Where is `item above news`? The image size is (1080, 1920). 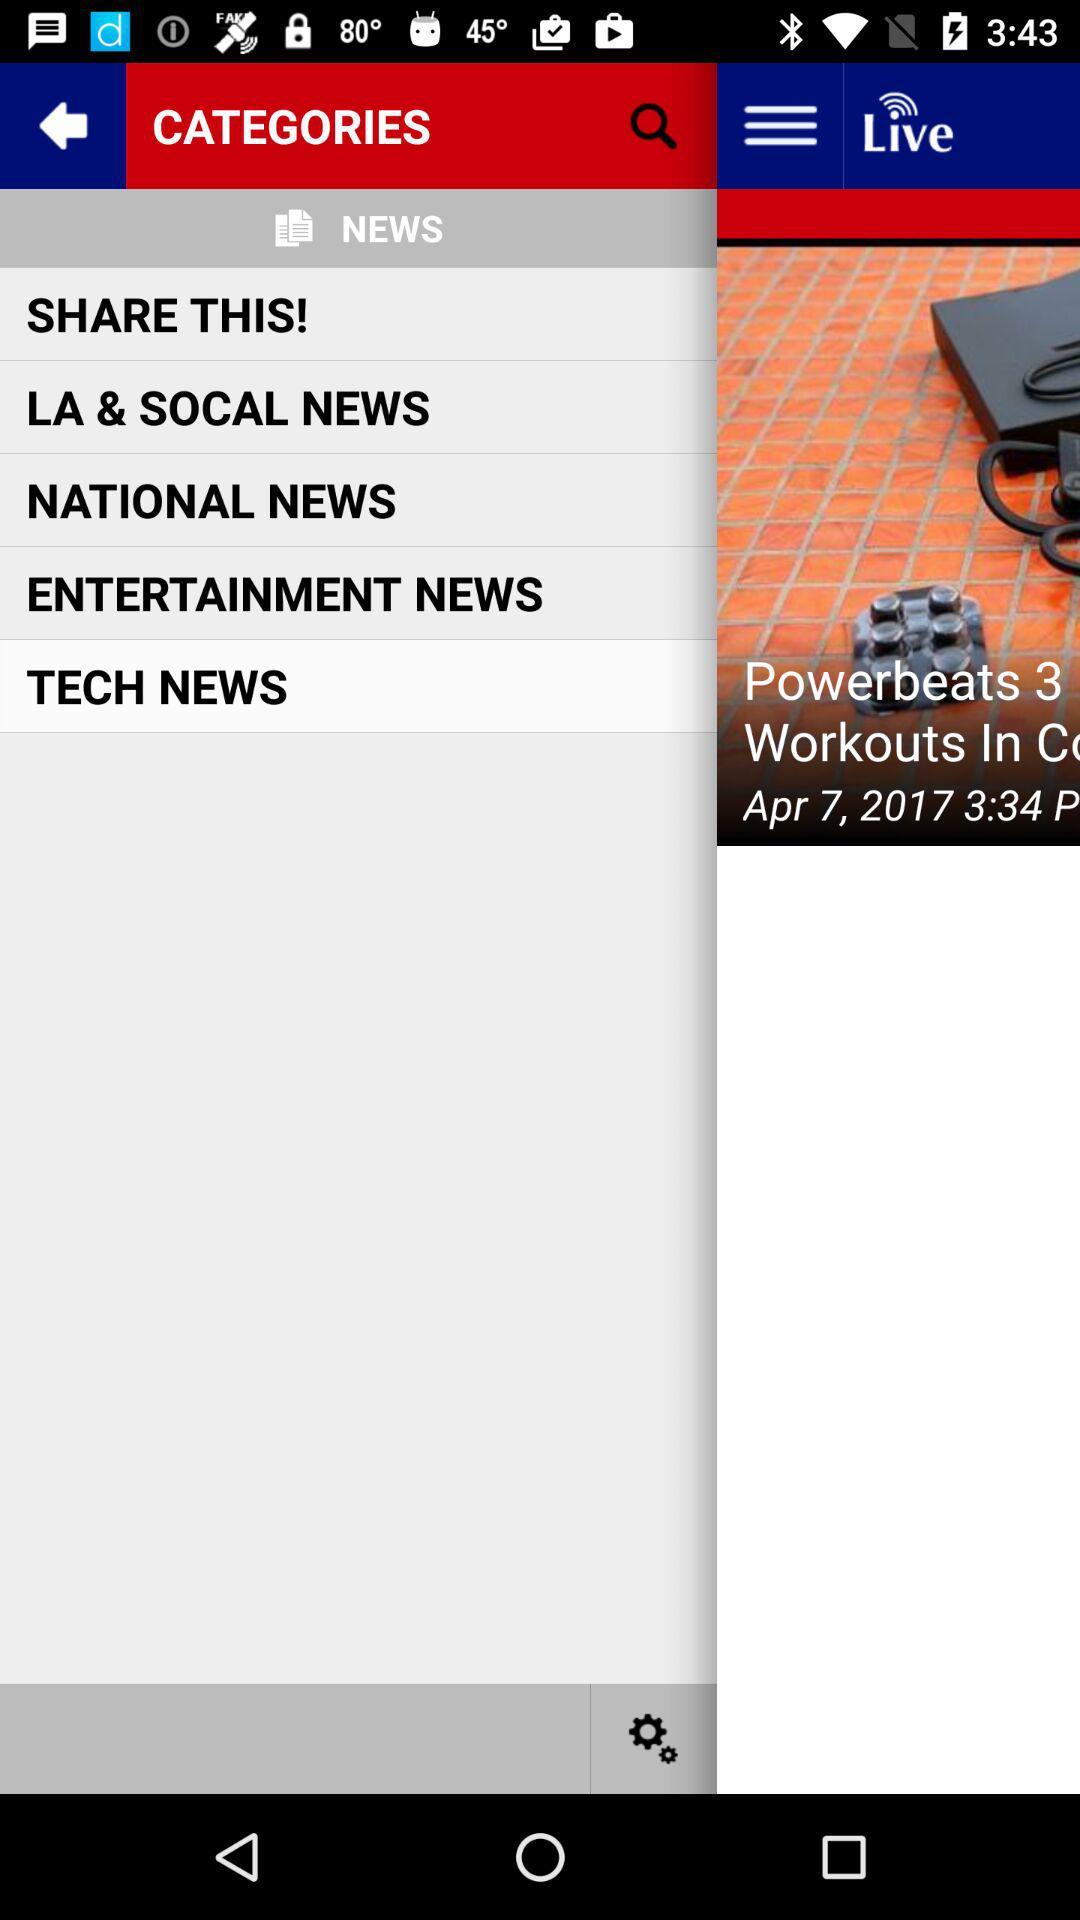
item above news is located at coordinates (420, 124).